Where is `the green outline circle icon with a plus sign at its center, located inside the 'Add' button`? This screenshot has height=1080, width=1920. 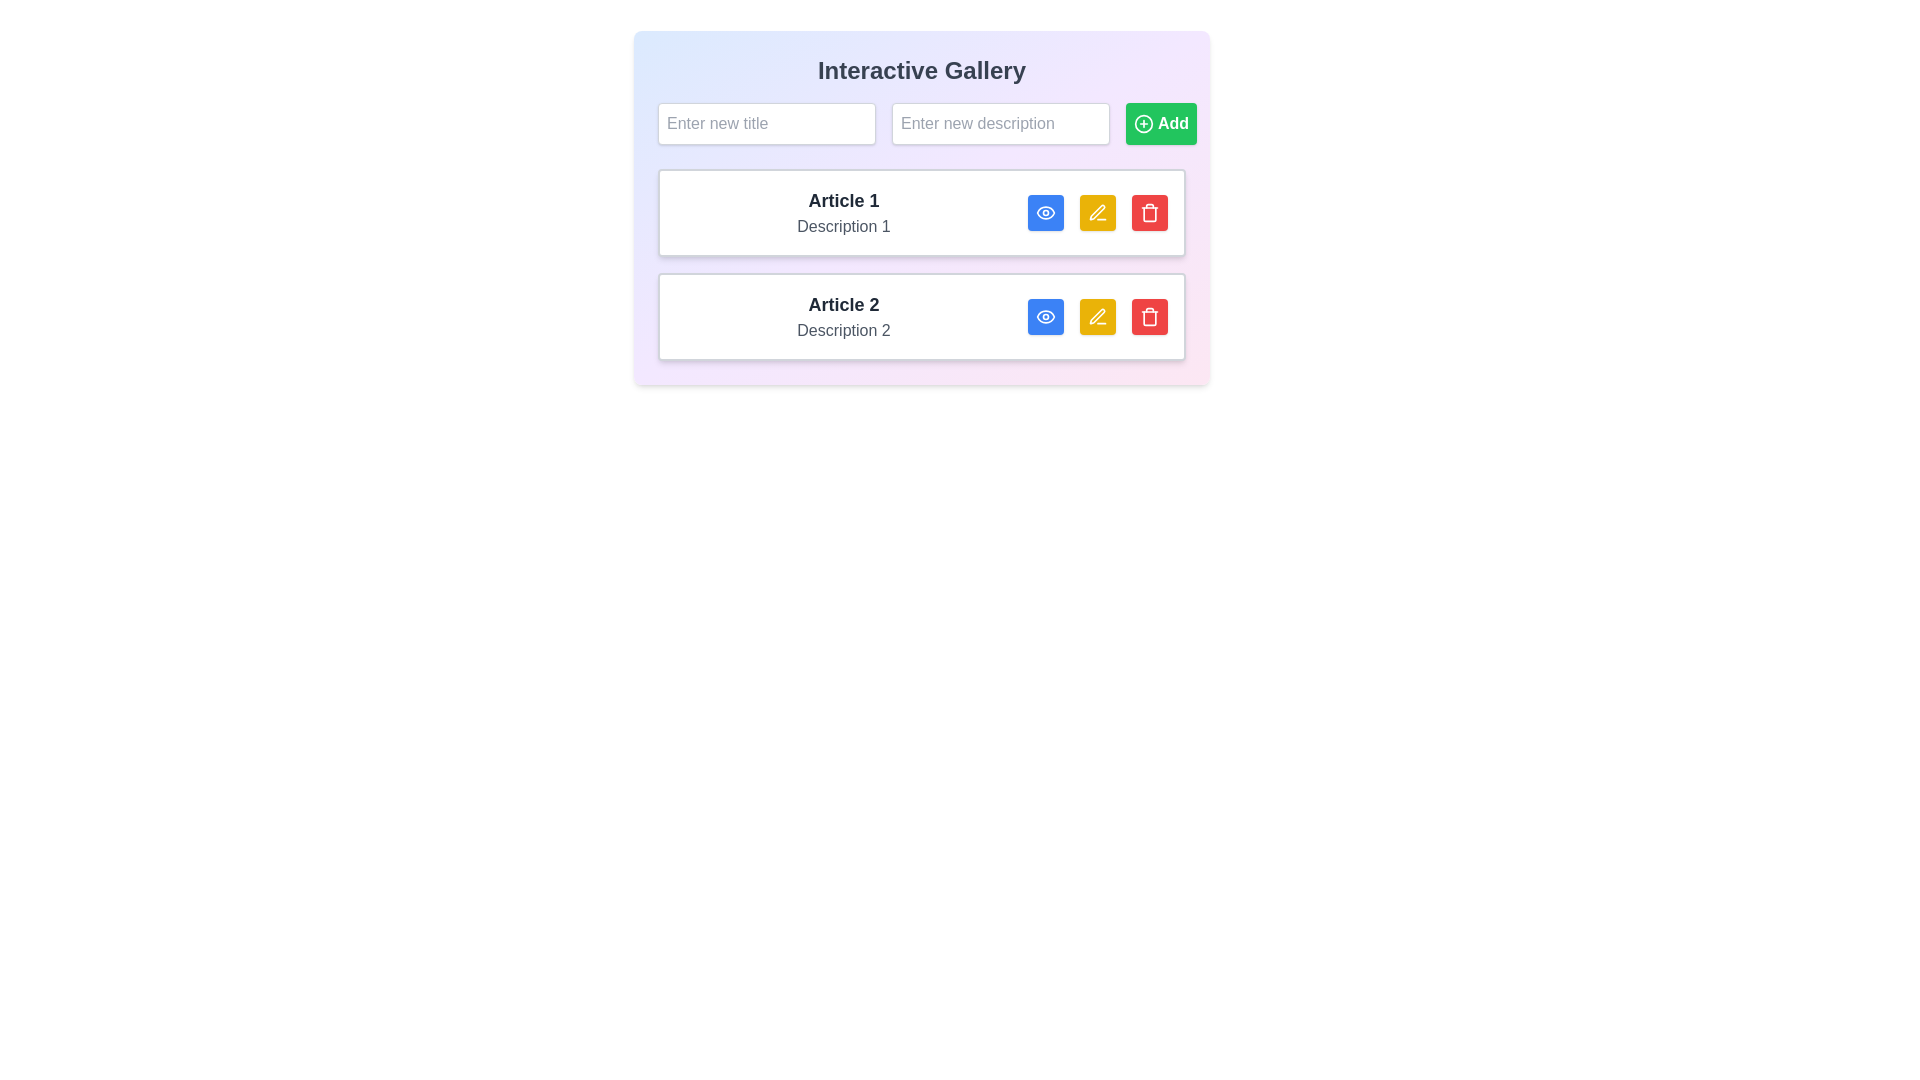 the green outline circle icon with a plus sign at its center, located inside the 'Add' button is located at coordinates (1143, 123).